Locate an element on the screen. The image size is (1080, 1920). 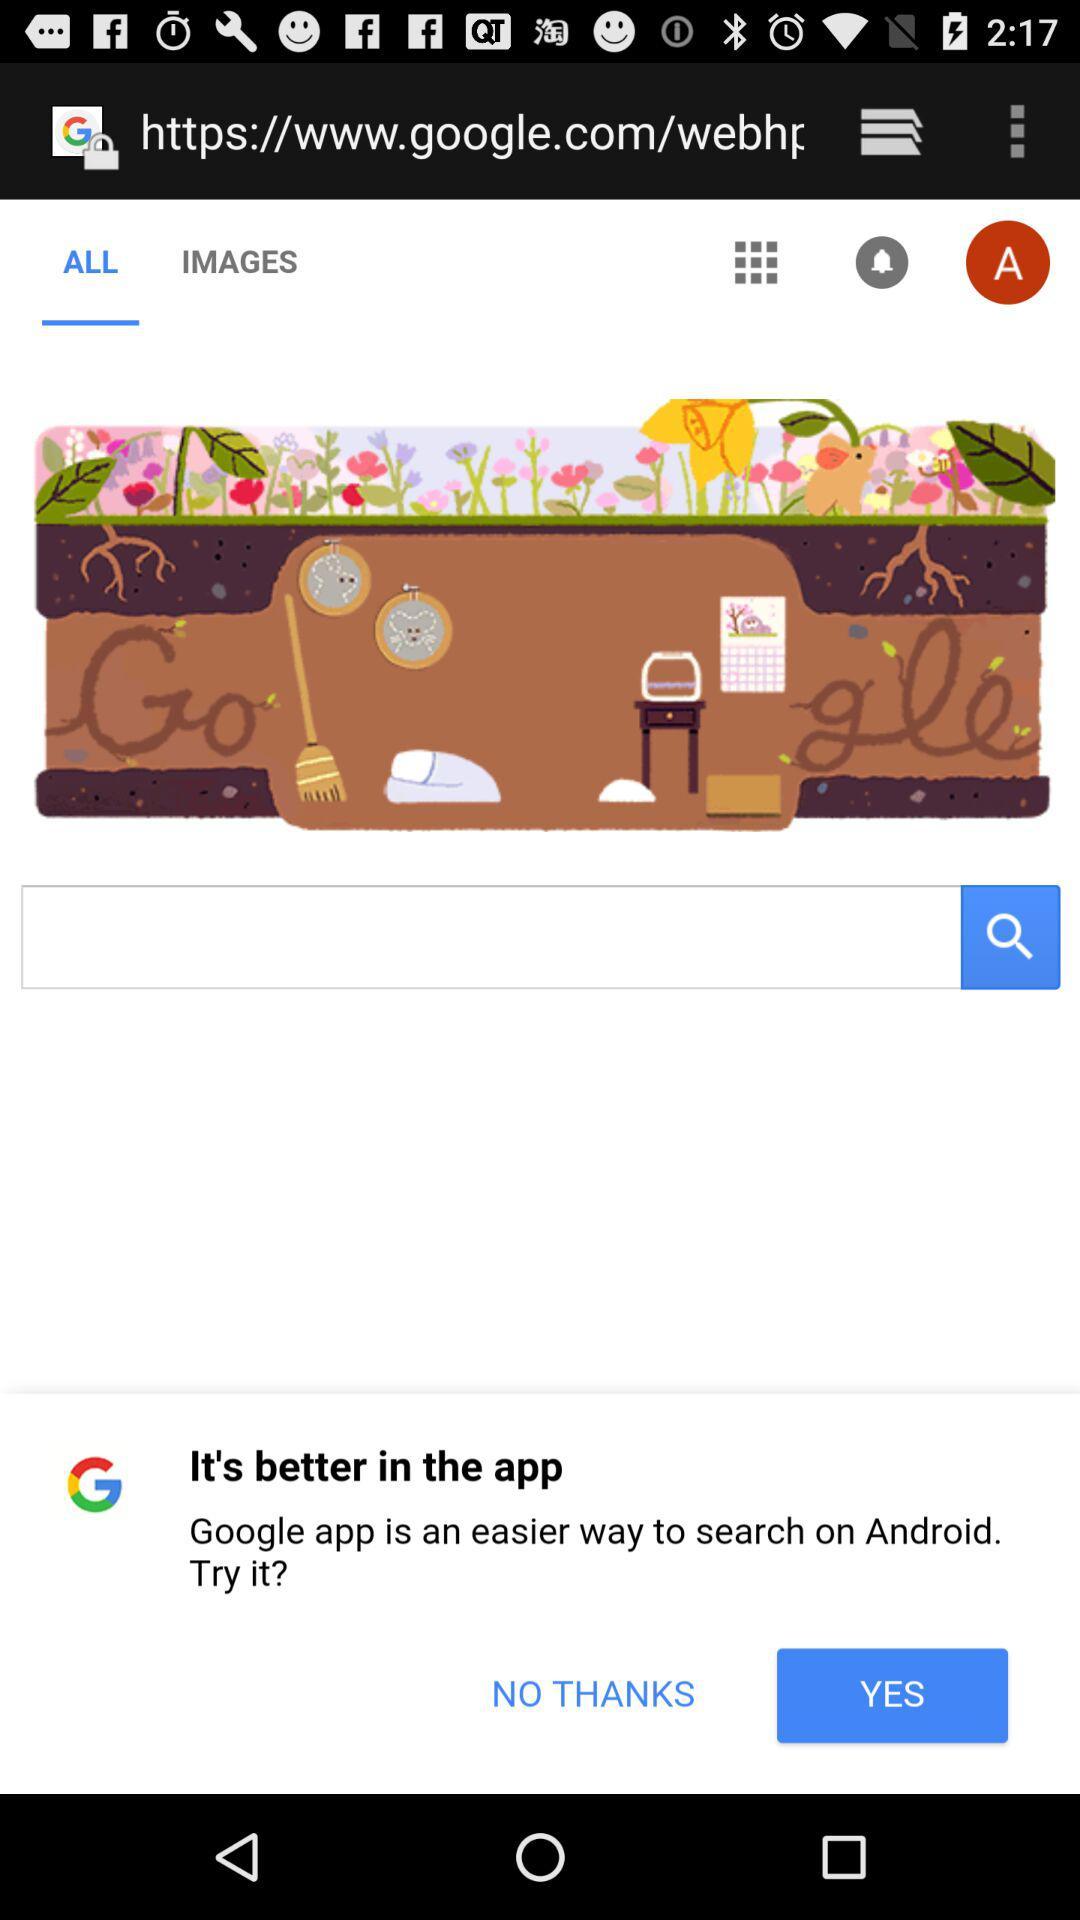
the more icon is located at coordinates (1017, 139).